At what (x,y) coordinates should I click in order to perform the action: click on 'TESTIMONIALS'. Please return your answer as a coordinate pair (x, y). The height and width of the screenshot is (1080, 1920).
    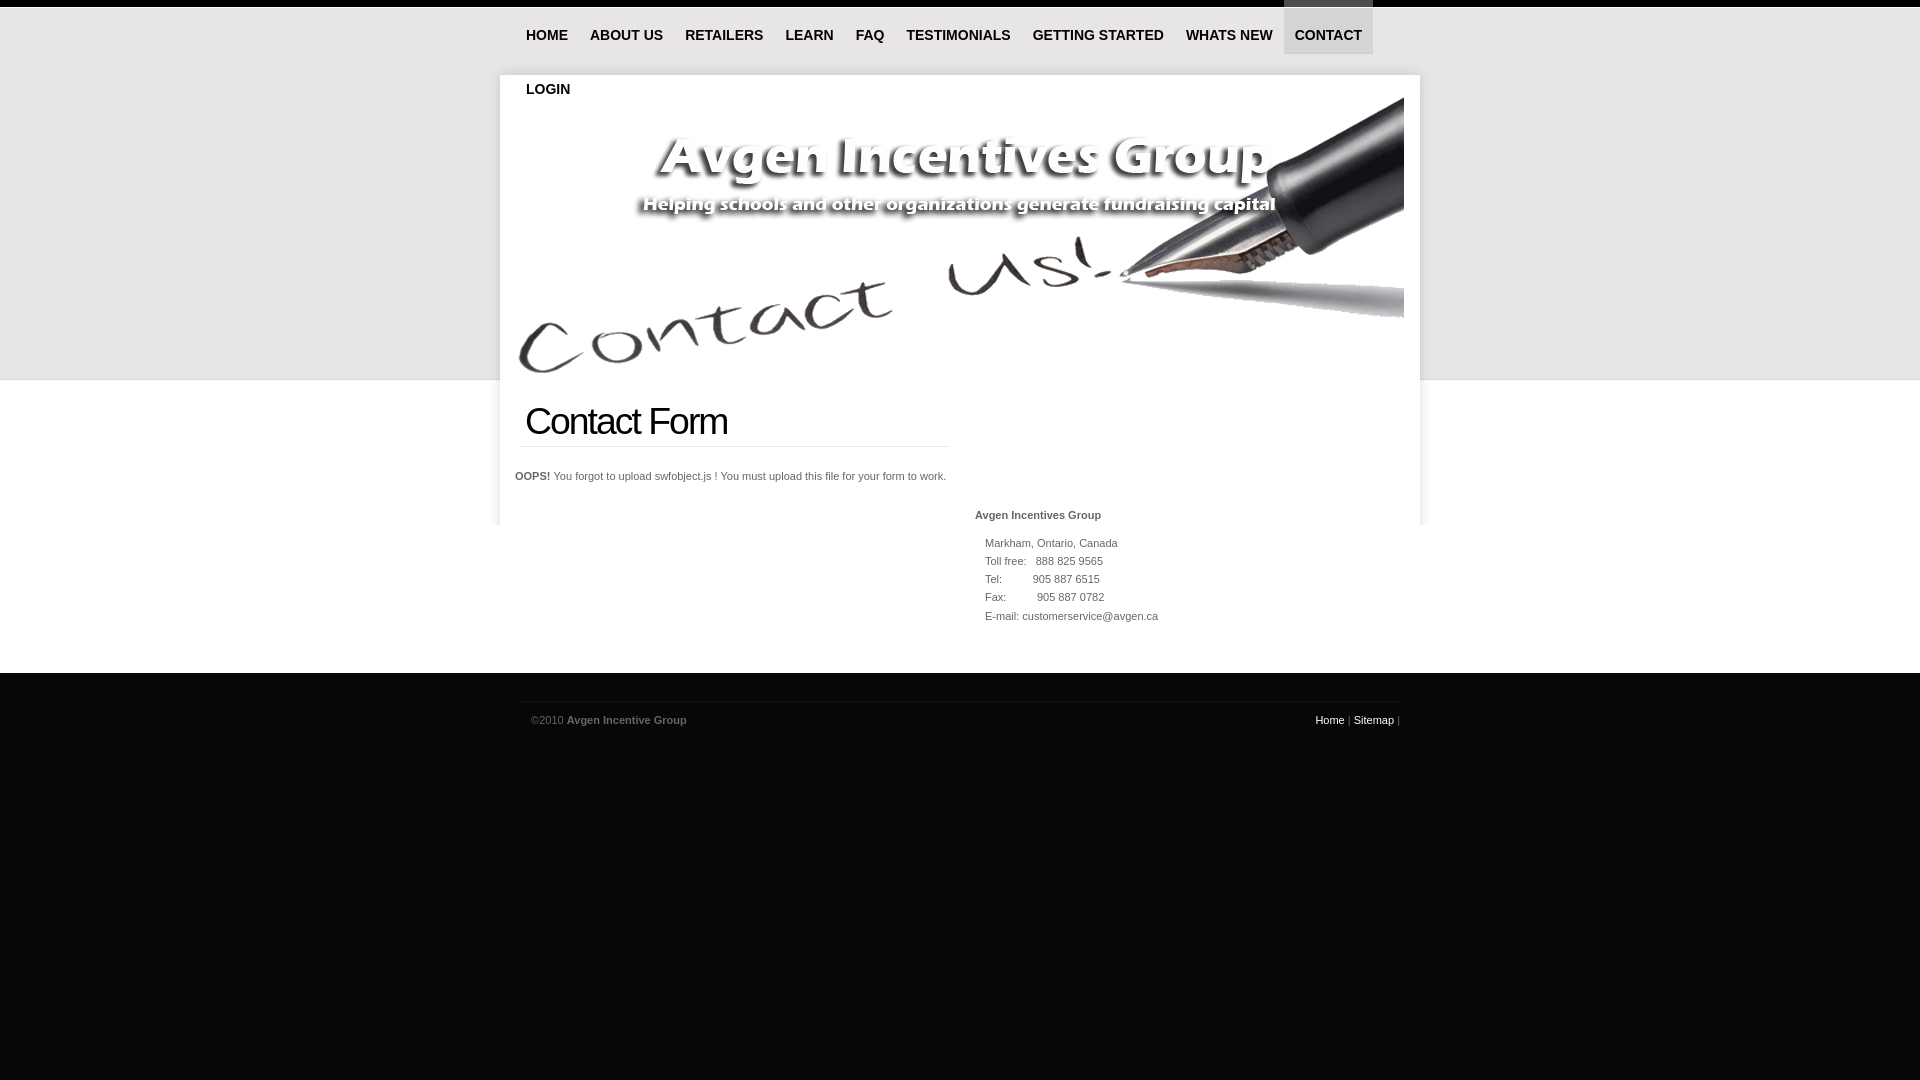
    Looking at the image, I should click on (957, 26).